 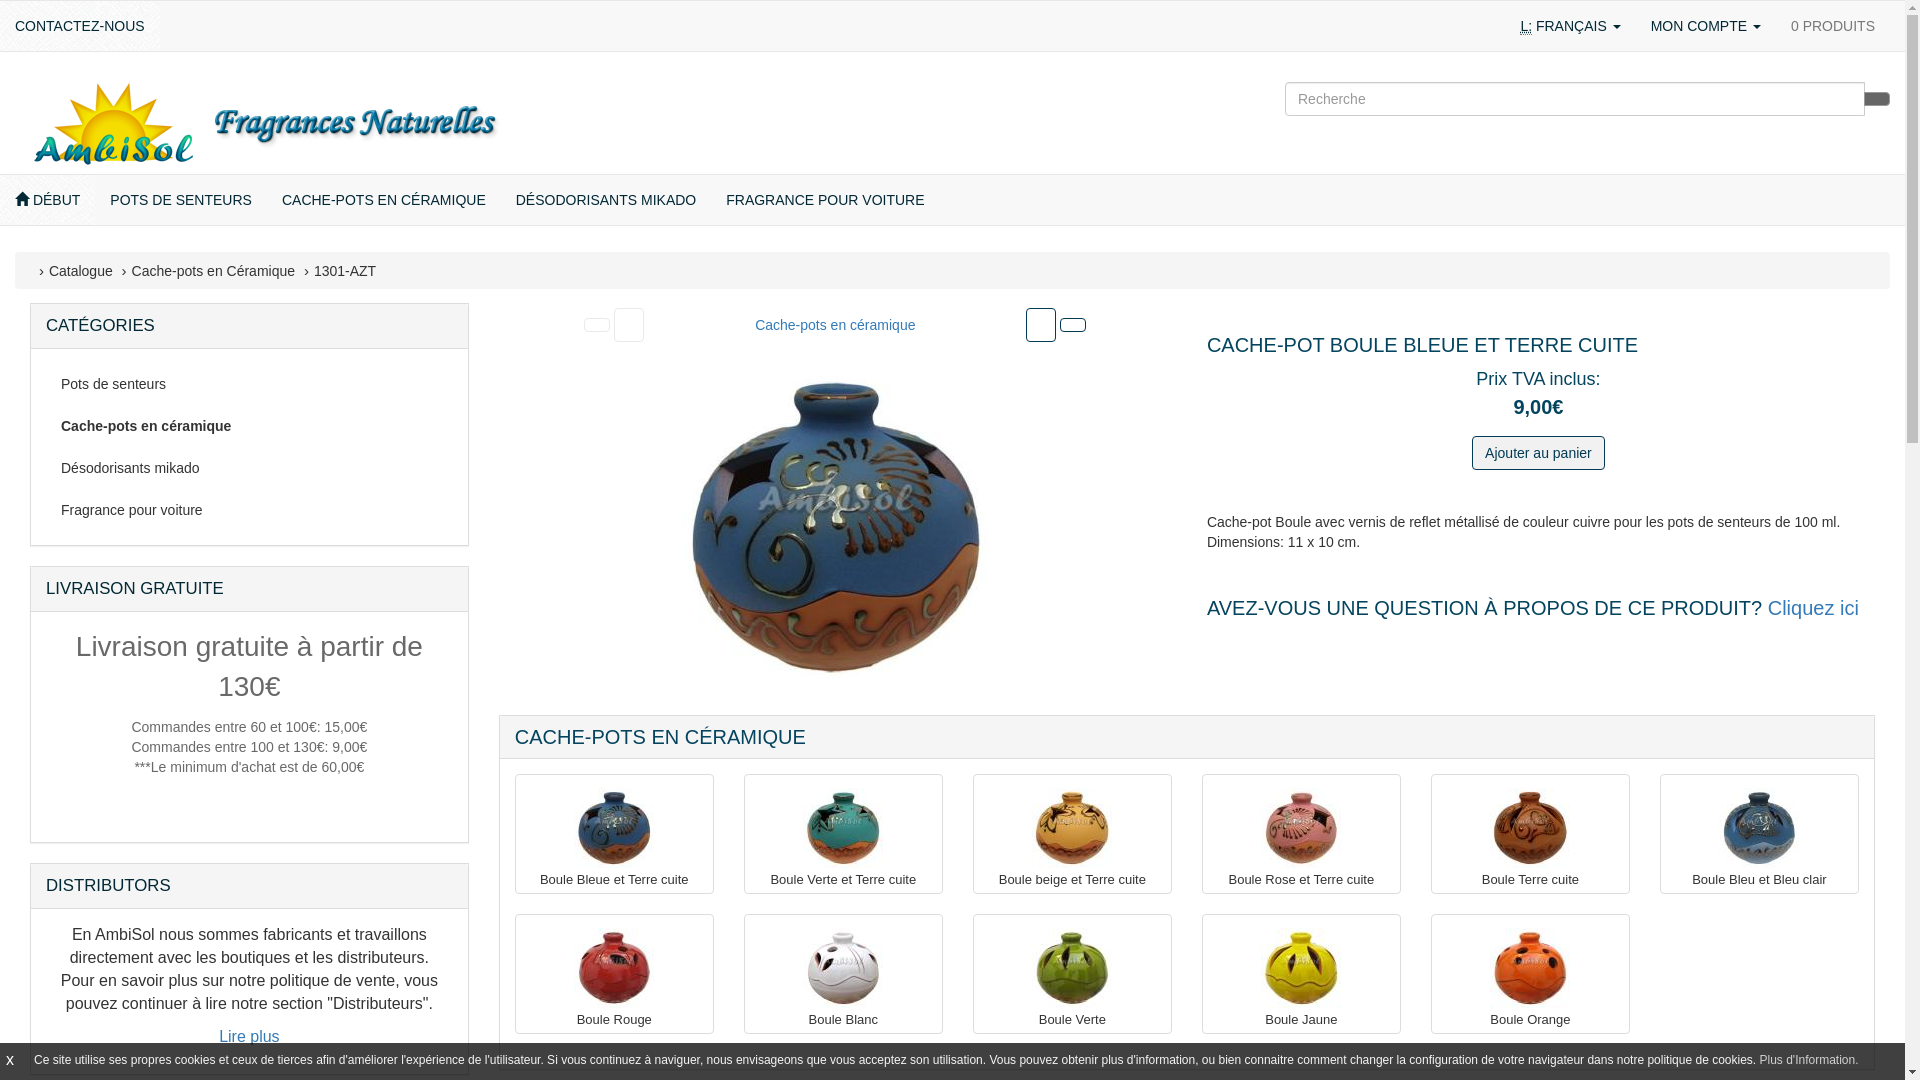 I want to click on 'Boule Verte', so click(x=1071, y=1019).